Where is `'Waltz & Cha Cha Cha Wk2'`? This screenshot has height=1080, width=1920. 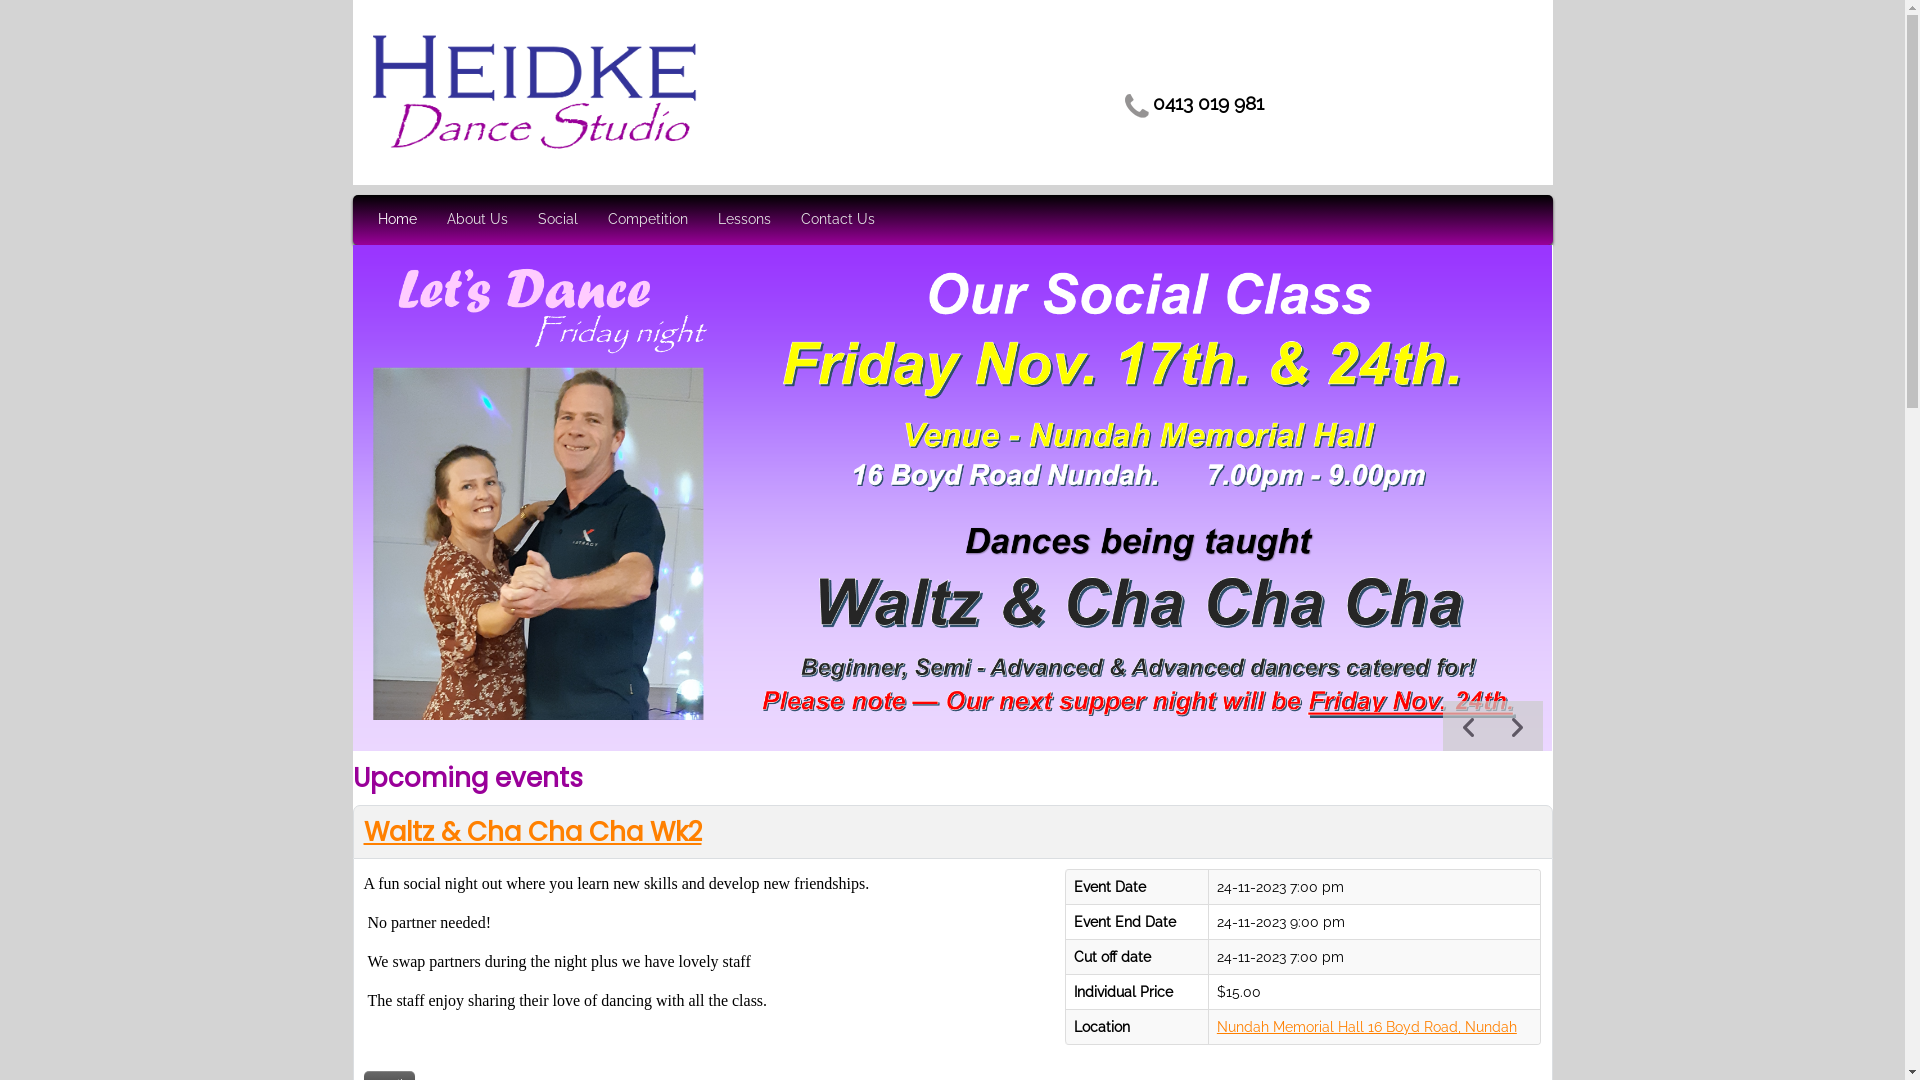
'Waltz & Cha Cha Cha Wk2' is located at coordinates (364, 832).